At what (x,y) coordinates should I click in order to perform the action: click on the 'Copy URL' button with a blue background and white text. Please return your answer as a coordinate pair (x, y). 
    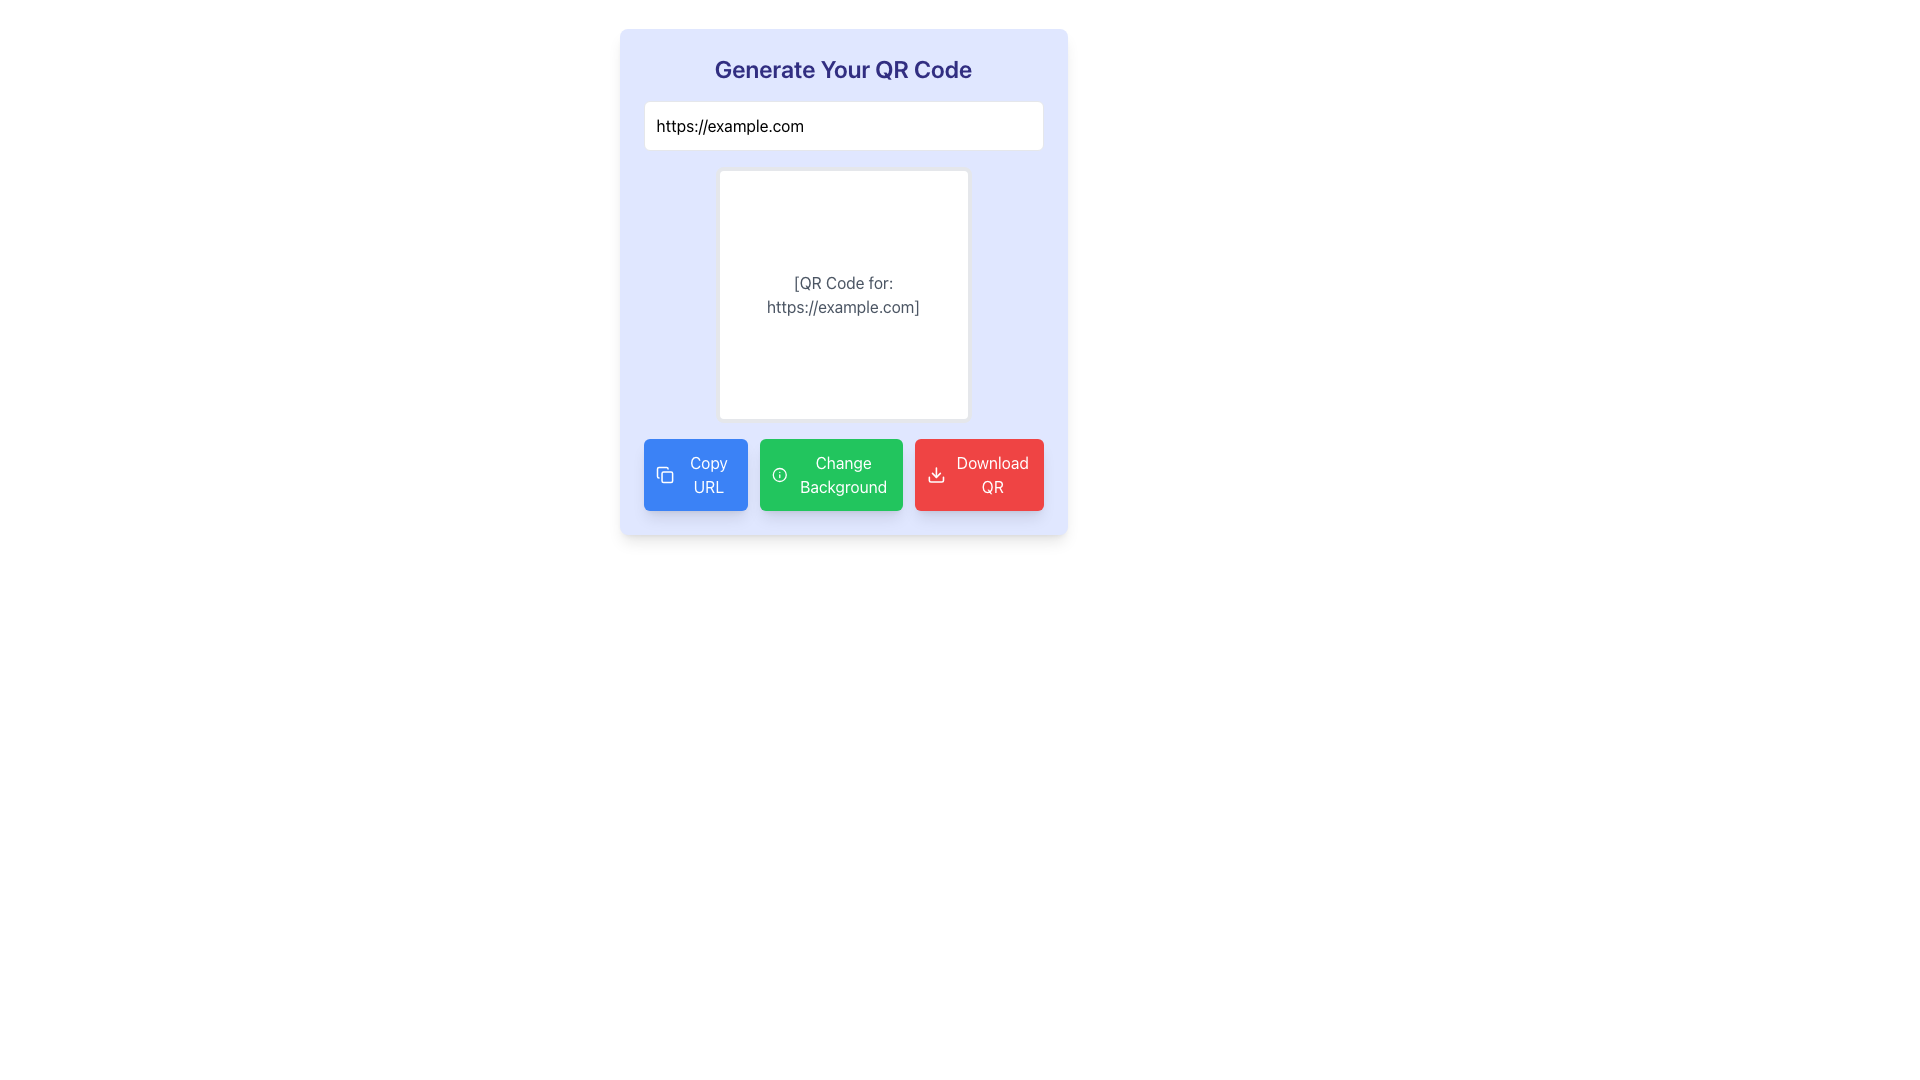
    Looking at the image, I should click on (696, 474).